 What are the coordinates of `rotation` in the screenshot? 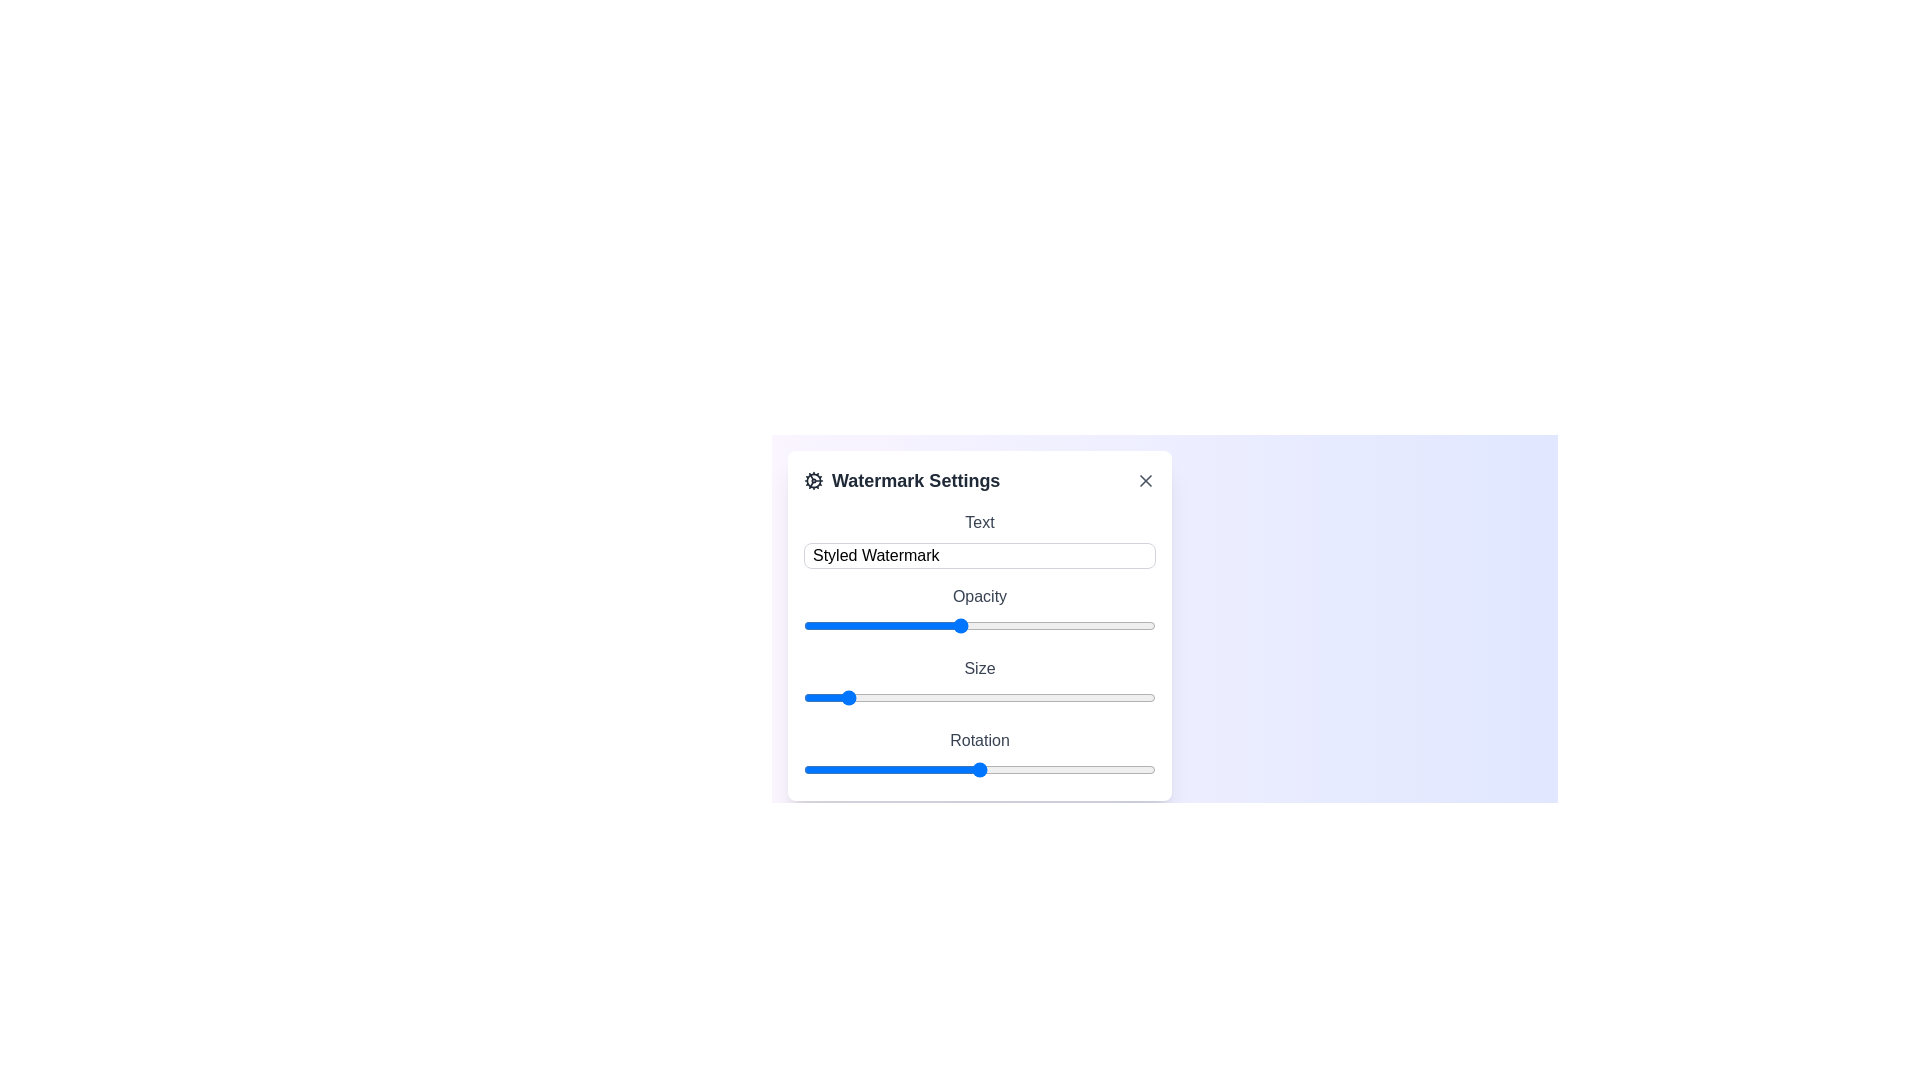 It's located at (964, 769).